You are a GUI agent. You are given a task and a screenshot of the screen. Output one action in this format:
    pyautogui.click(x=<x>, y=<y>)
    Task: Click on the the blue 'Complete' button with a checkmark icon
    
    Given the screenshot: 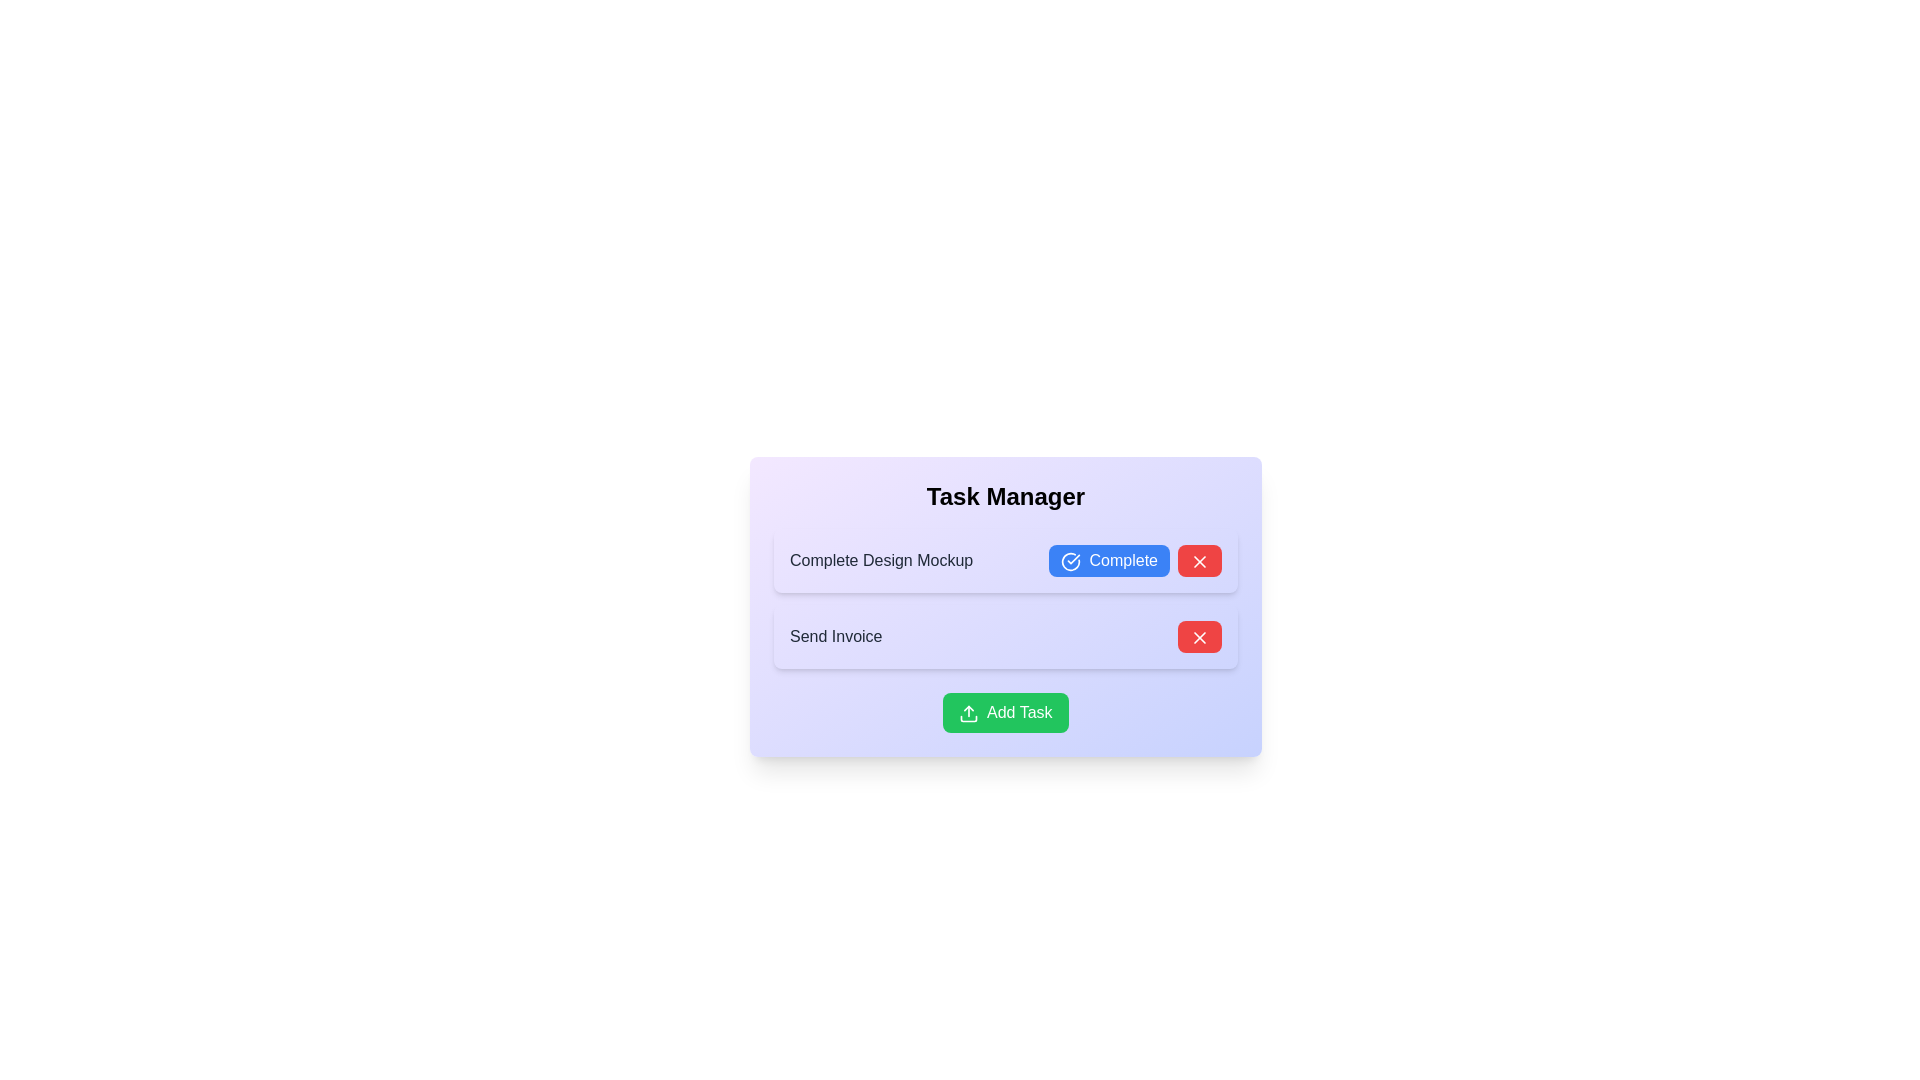 What is the action you would take?
    pyautogui.click(x=1135, y=560)
    